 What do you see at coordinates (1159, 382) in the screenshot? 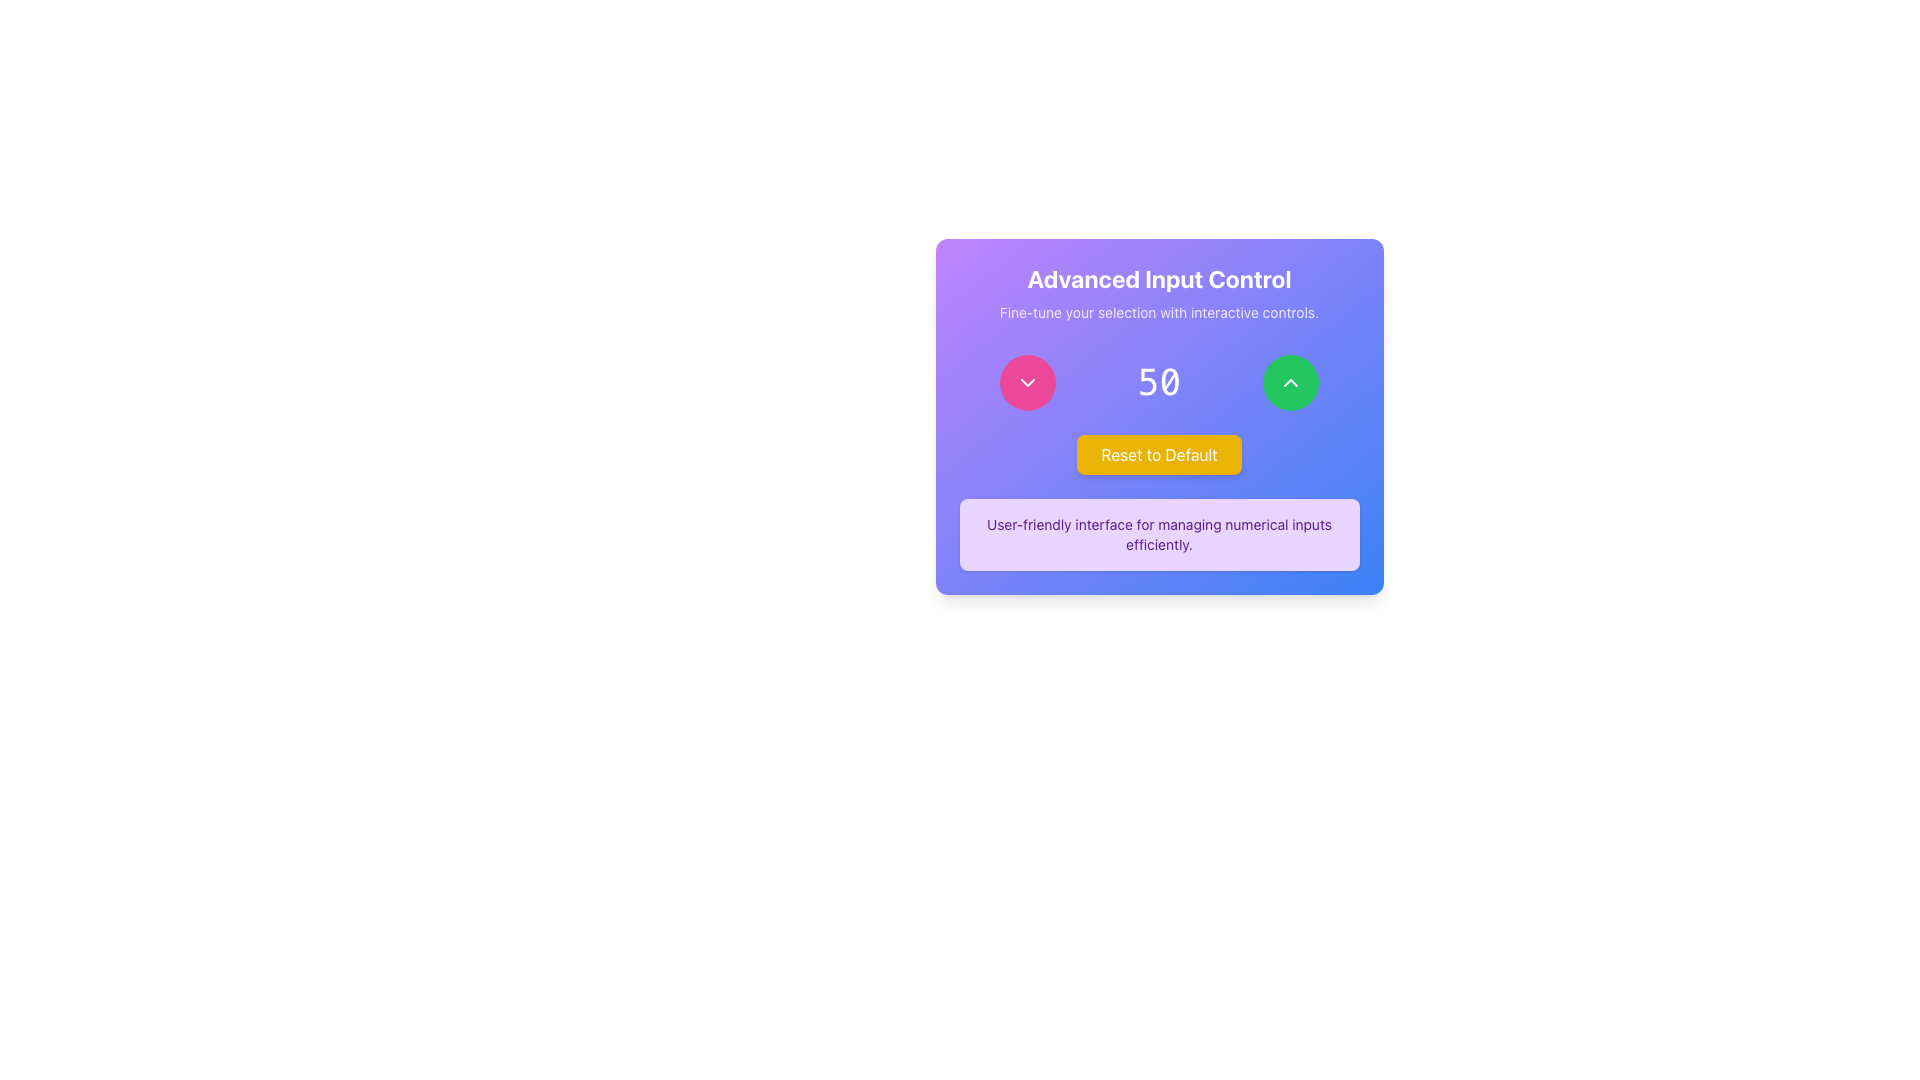
I see `the large number '50' displayed in white with a monospaced font style, centered within a card-like component against a purple background` at bounding box center [1159, 382].